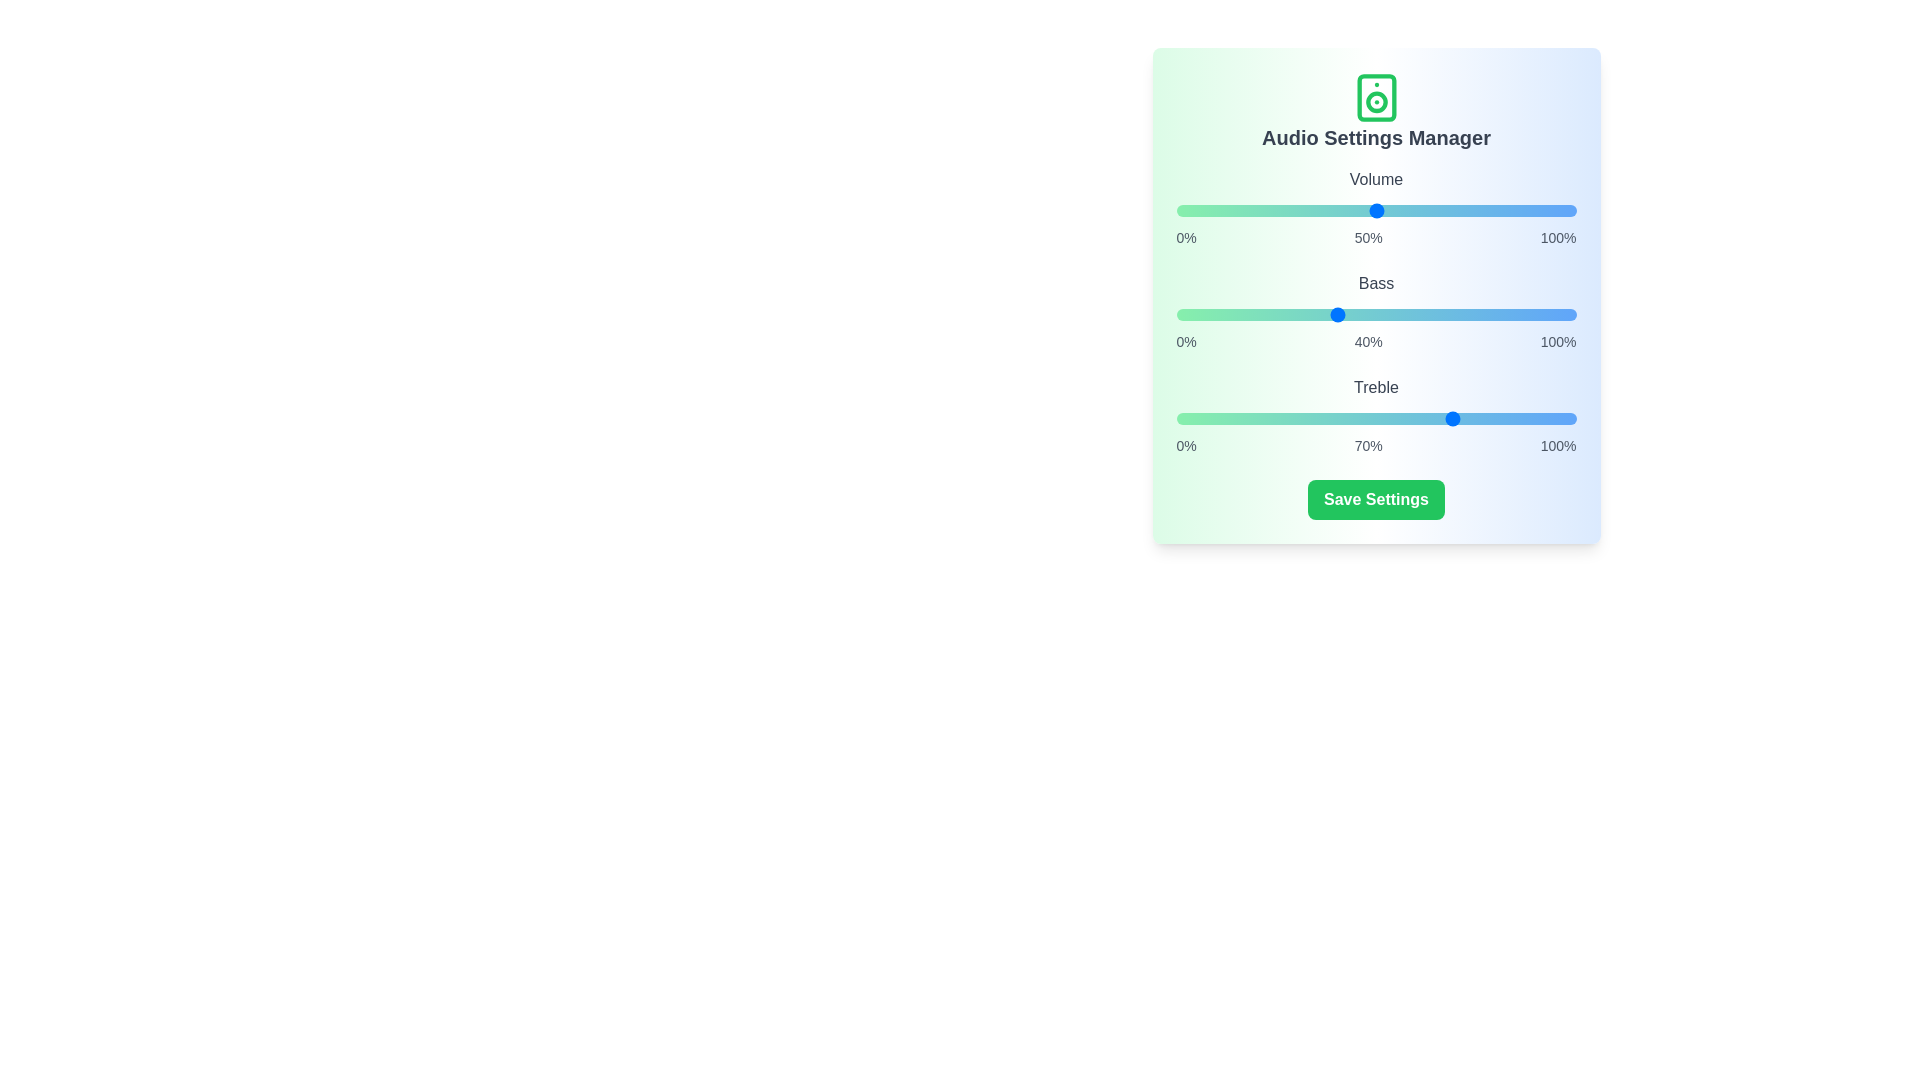 This screenshot has height=1080, width=1920. Describe the element at coordinates (1468, 418) in the screenshot. I see `the treble slider to 73%` at that location.